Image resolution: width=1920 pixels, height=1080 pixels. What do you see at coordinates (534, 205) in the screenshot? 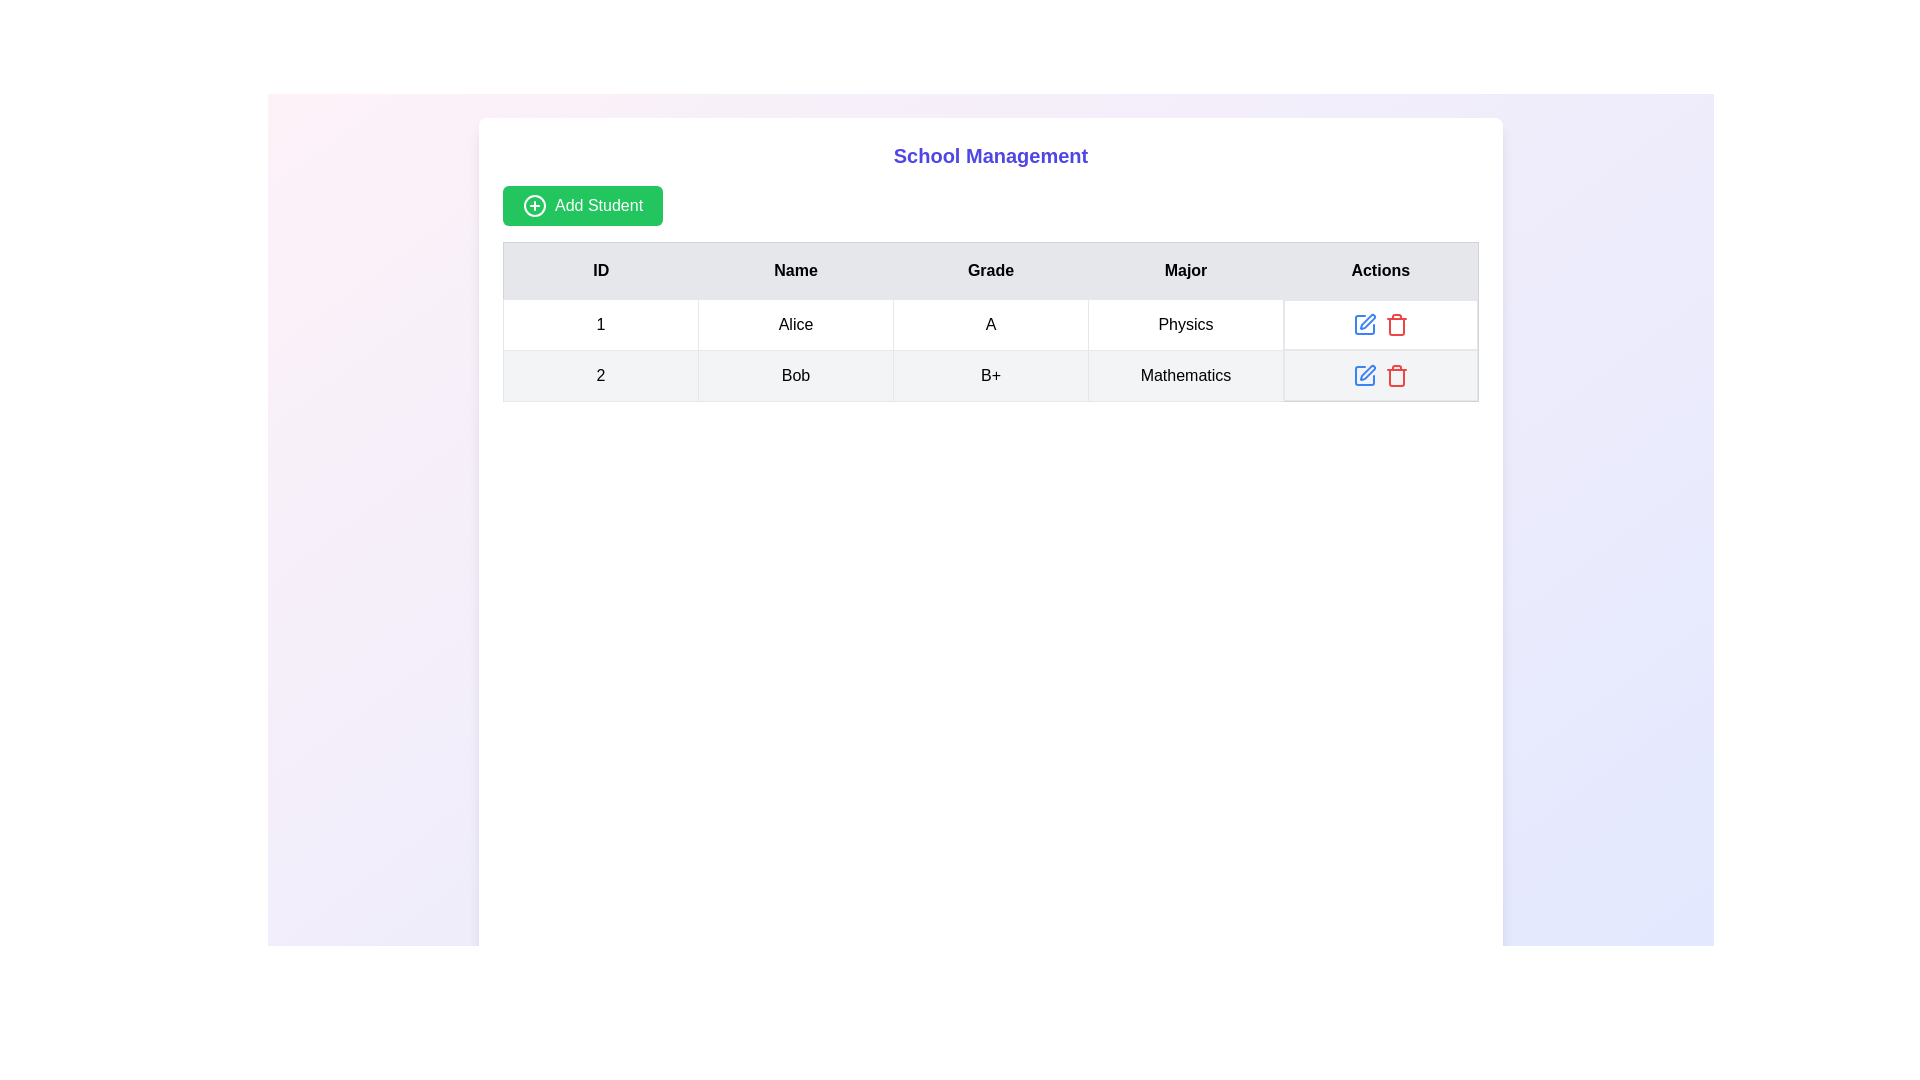
I see `the graphical icon located to the left of the 'Add Student' button text label` at bounding box center [534, 205].